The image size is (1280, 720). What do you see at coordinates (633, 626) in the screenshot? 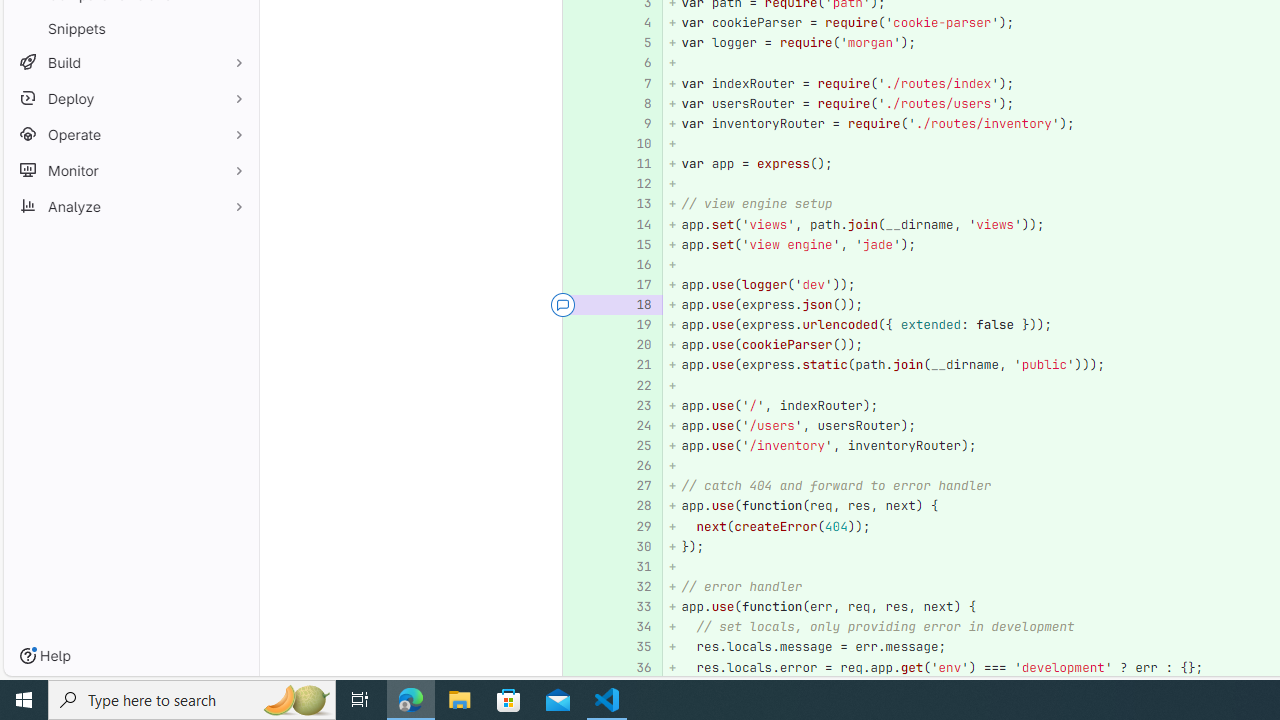
I see `'34'` at bounding box center [633, 626].